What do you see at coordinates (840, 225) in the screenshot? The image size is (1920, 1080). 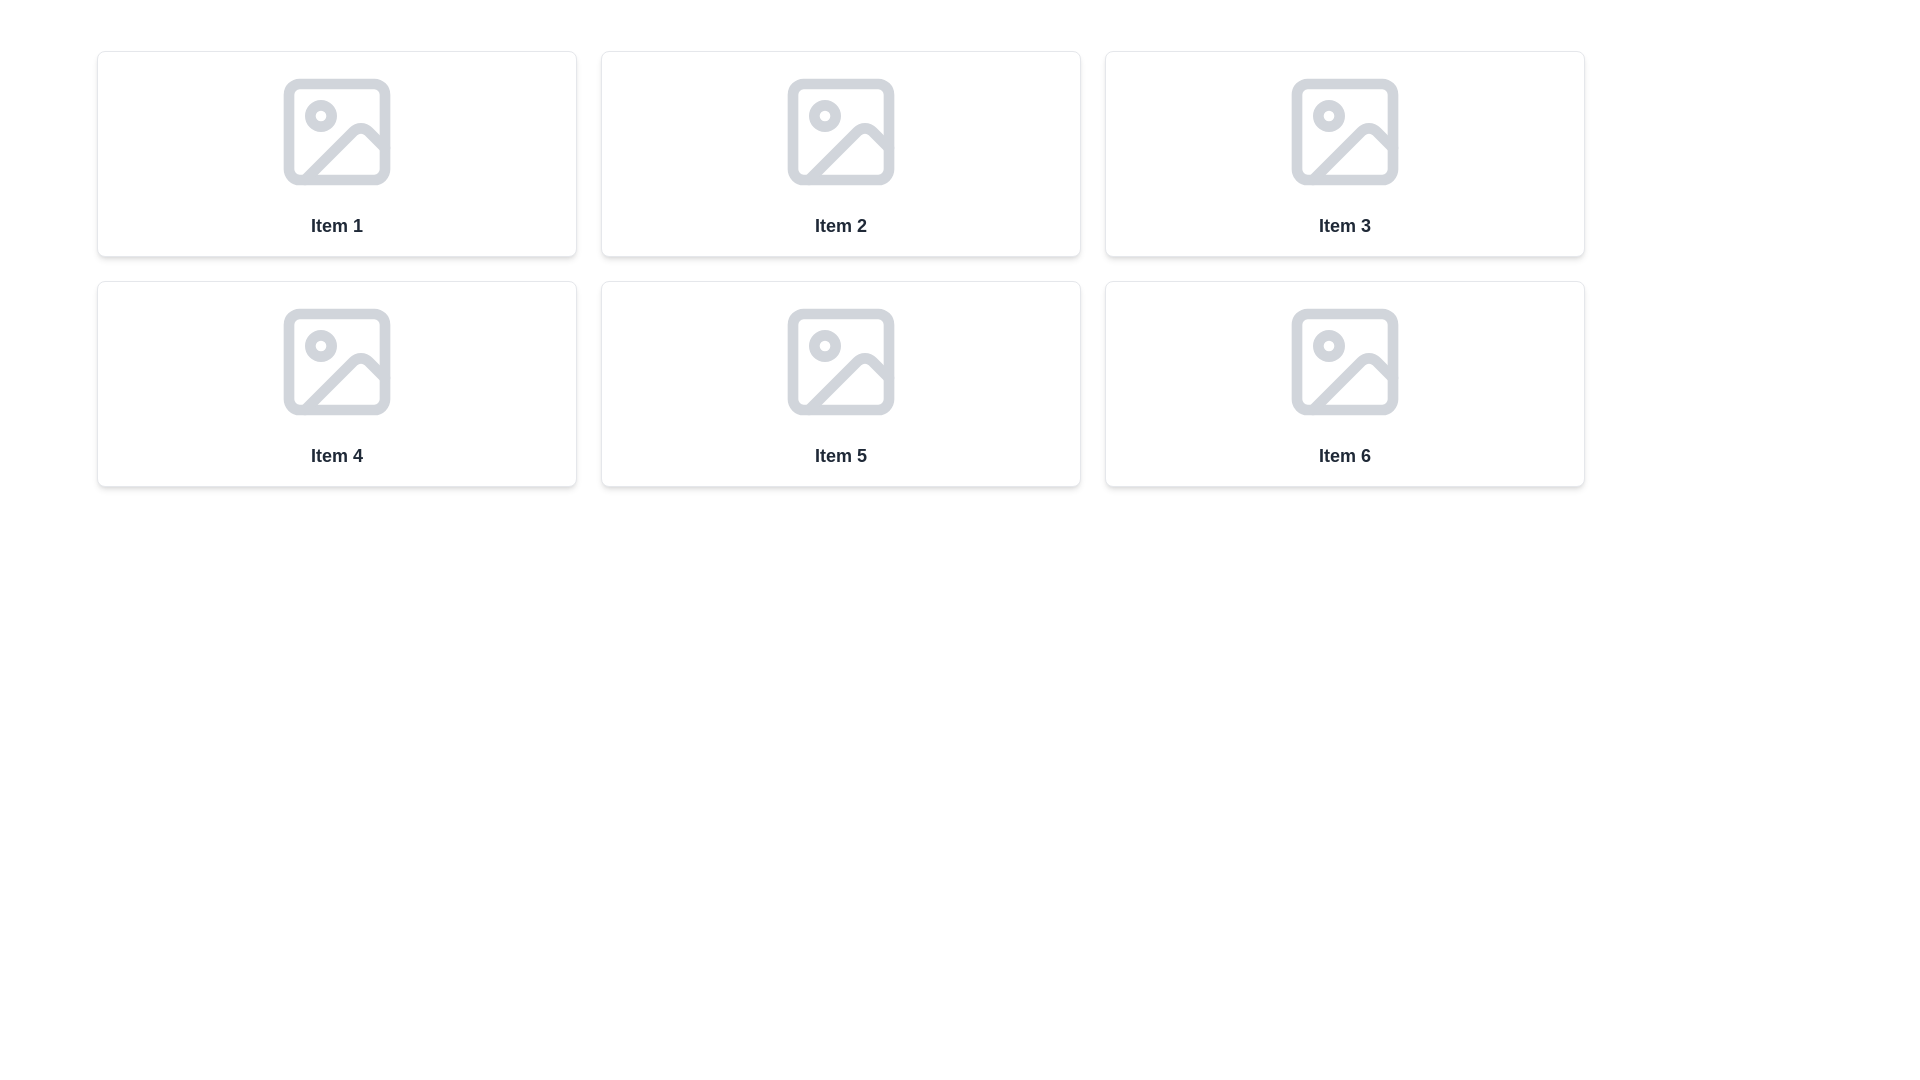 I see `the text label displaying 'Item 2', which is styled in bold, dark gray font and is located below an image icon in a 3x2 grid structure` at bounding box center [840, 225].